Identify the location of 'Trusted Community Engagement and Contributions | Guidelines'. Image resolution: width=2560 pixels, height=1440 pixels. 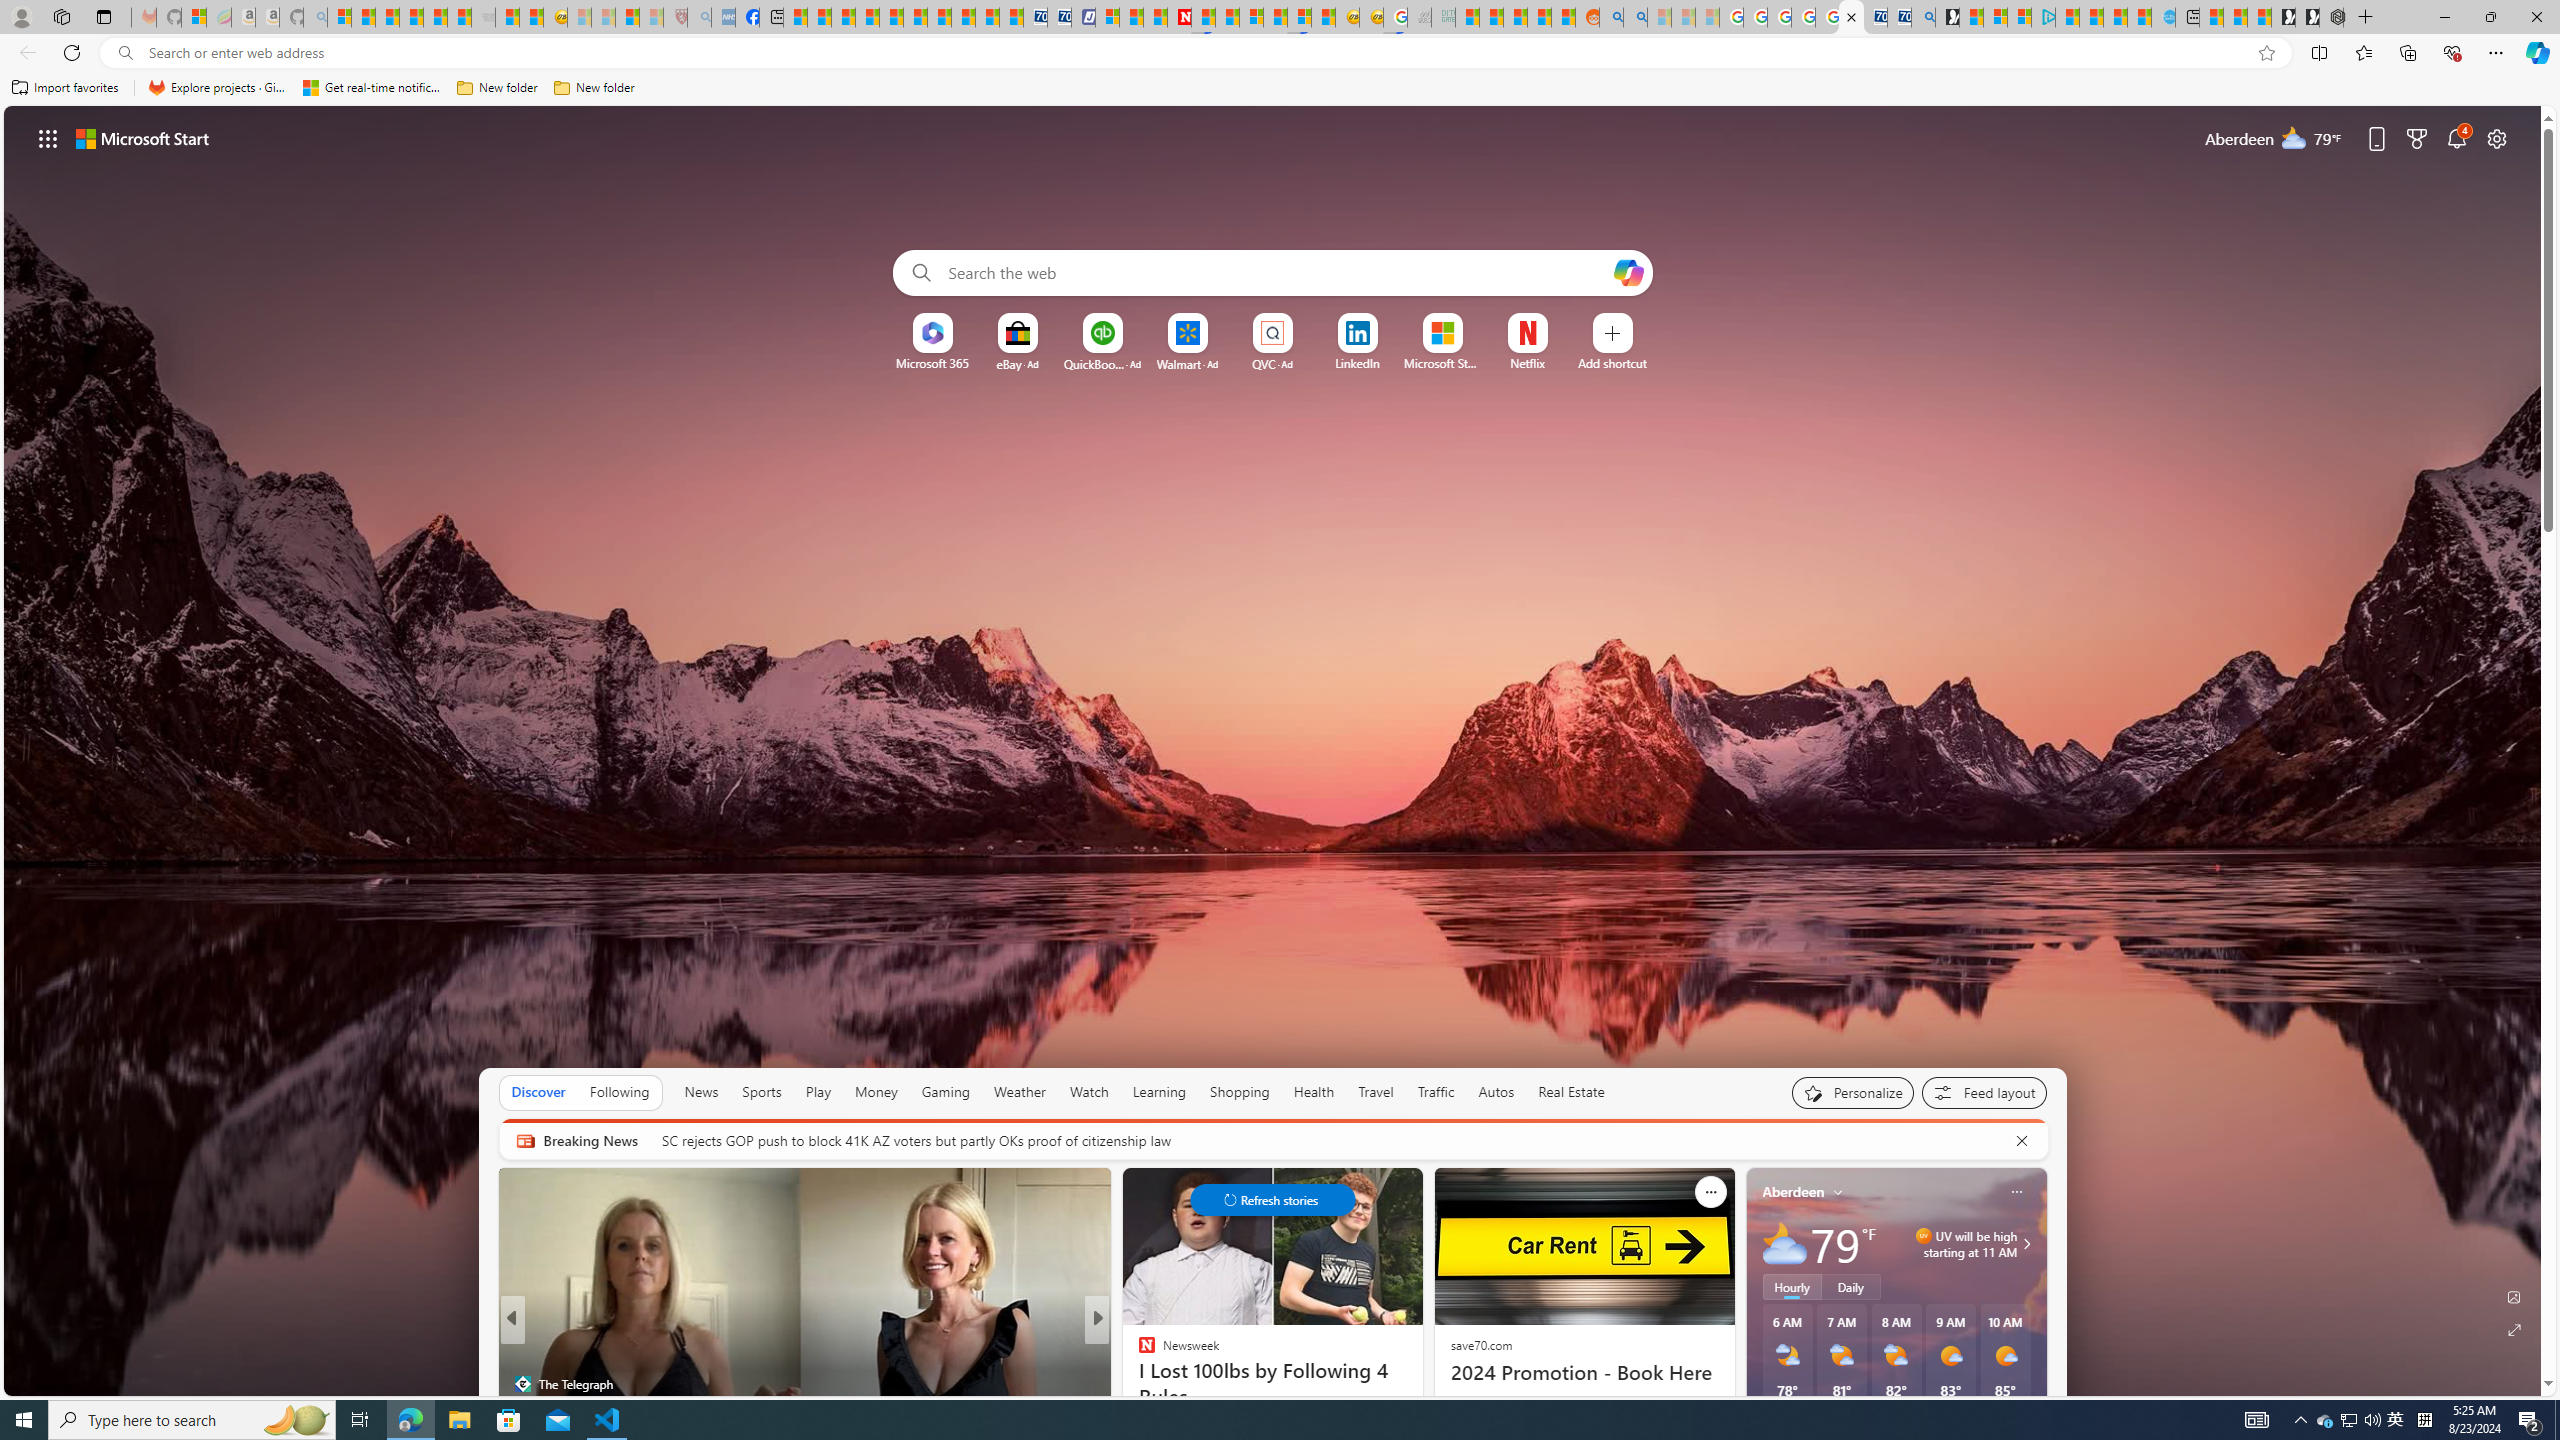
(1202, 16).